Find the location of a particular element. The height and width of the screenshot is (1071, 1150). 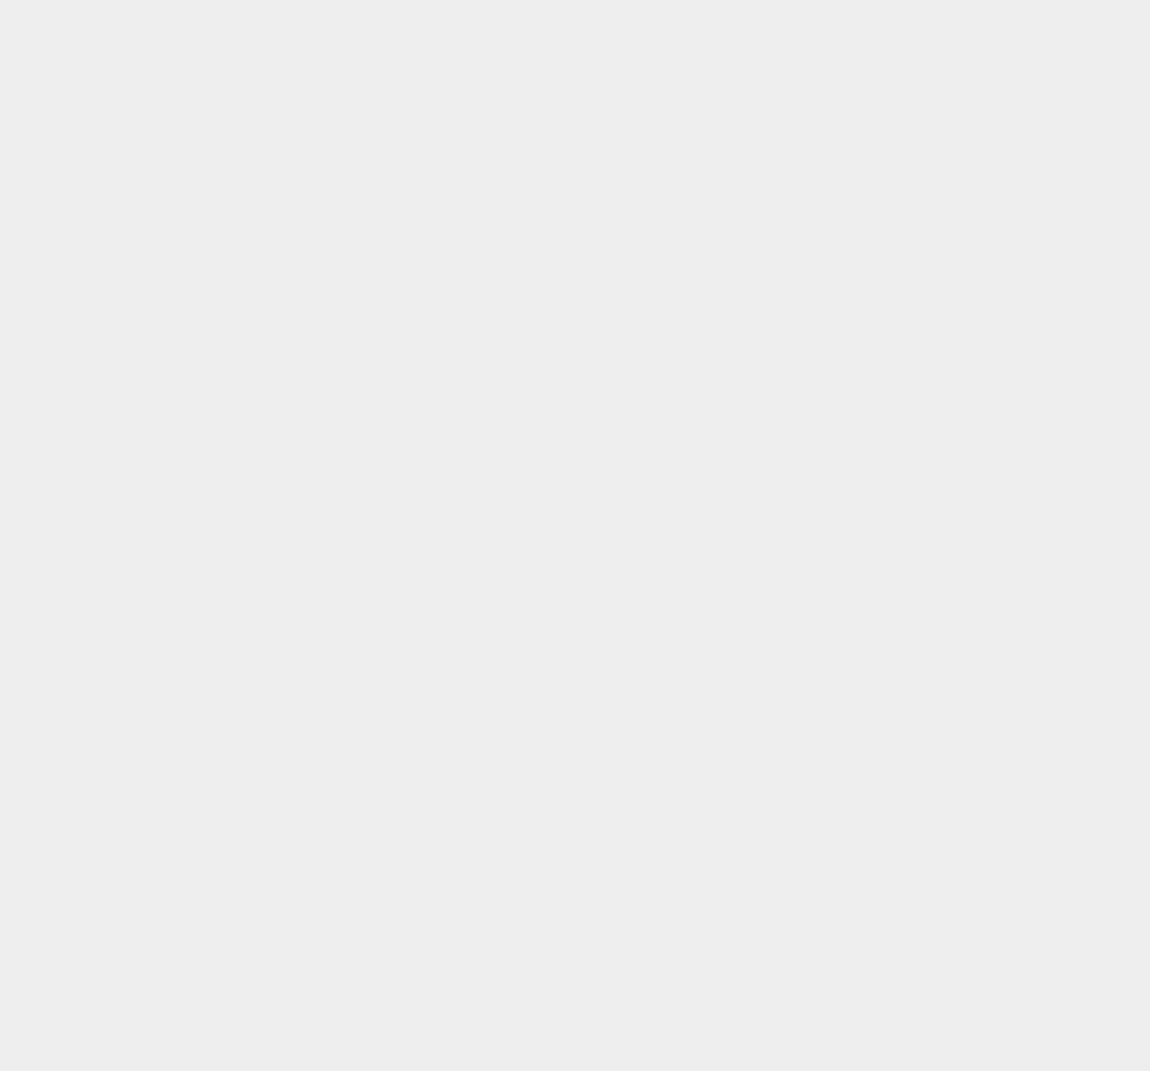

'Windows Phone 8' is located at coordinates (868, 945).